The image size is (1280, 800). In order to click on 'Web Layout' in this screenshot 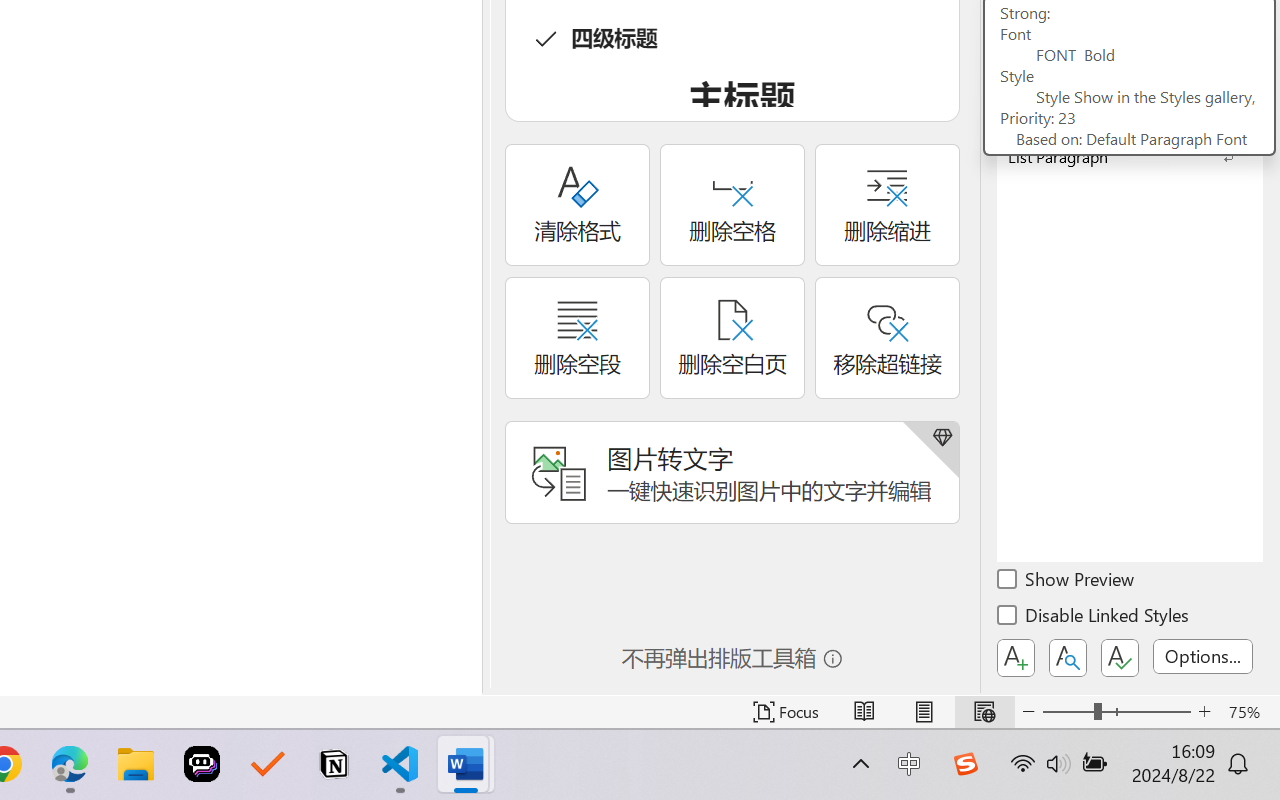, I will do `click(984, 711)`.